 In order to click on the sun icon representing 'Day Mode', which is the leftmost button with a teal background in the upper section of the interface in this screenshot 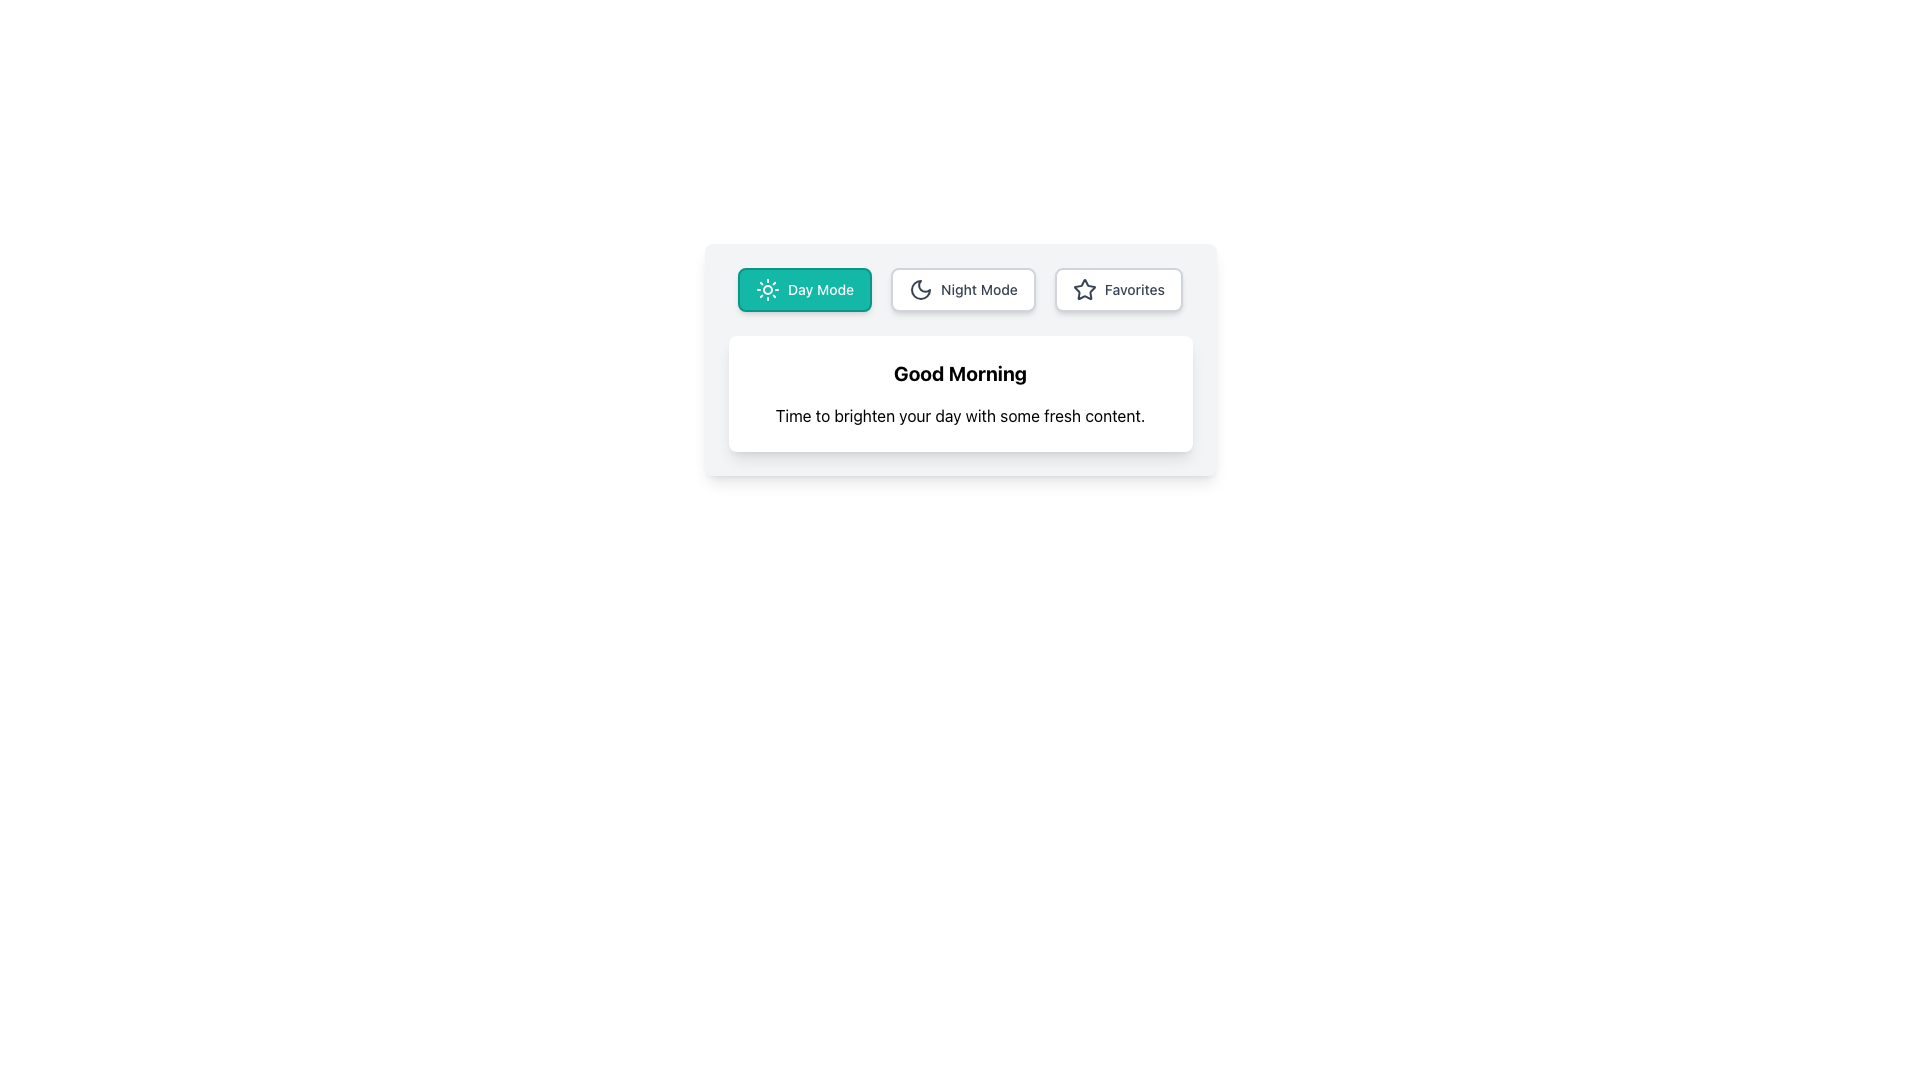, I will do `click(767, 289)`.